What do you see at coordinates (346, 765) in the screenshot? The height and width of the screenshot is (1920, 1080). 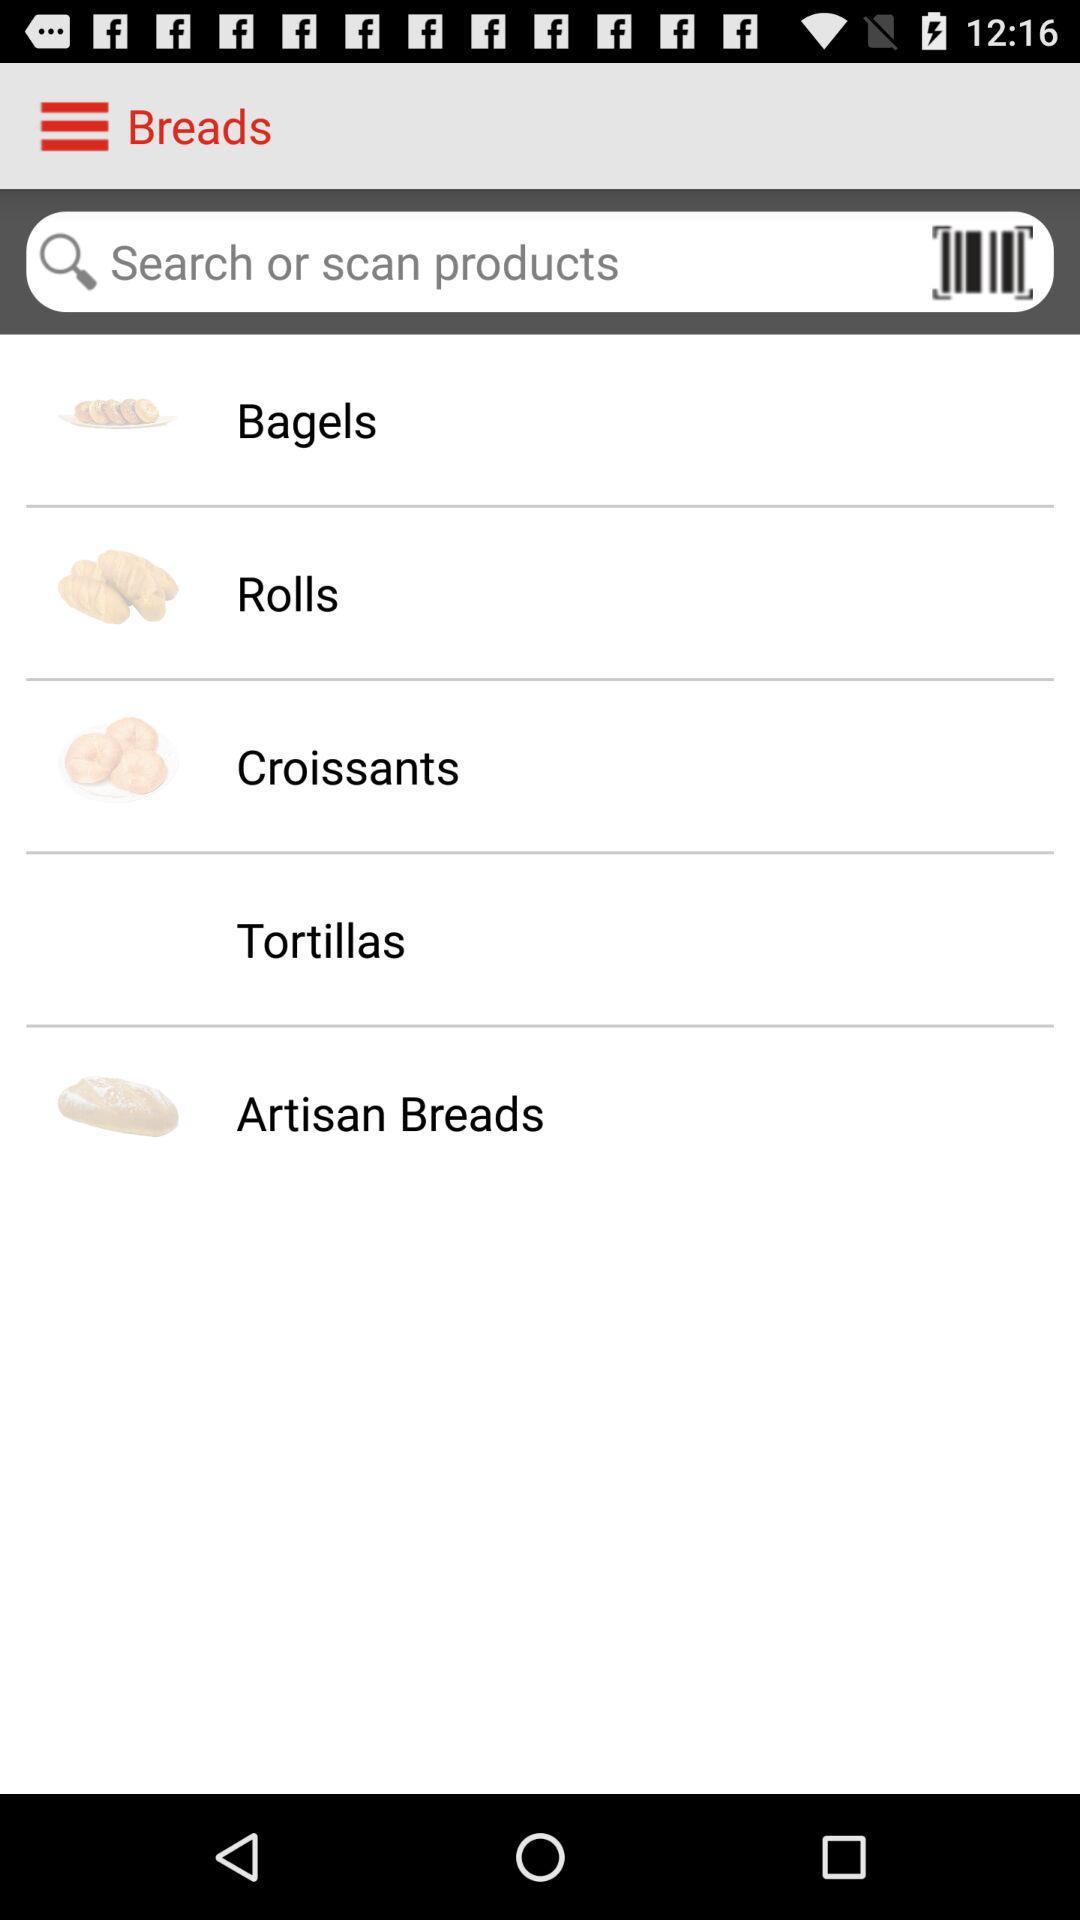 I see `croissants icon` at bounding box center [346, 765].